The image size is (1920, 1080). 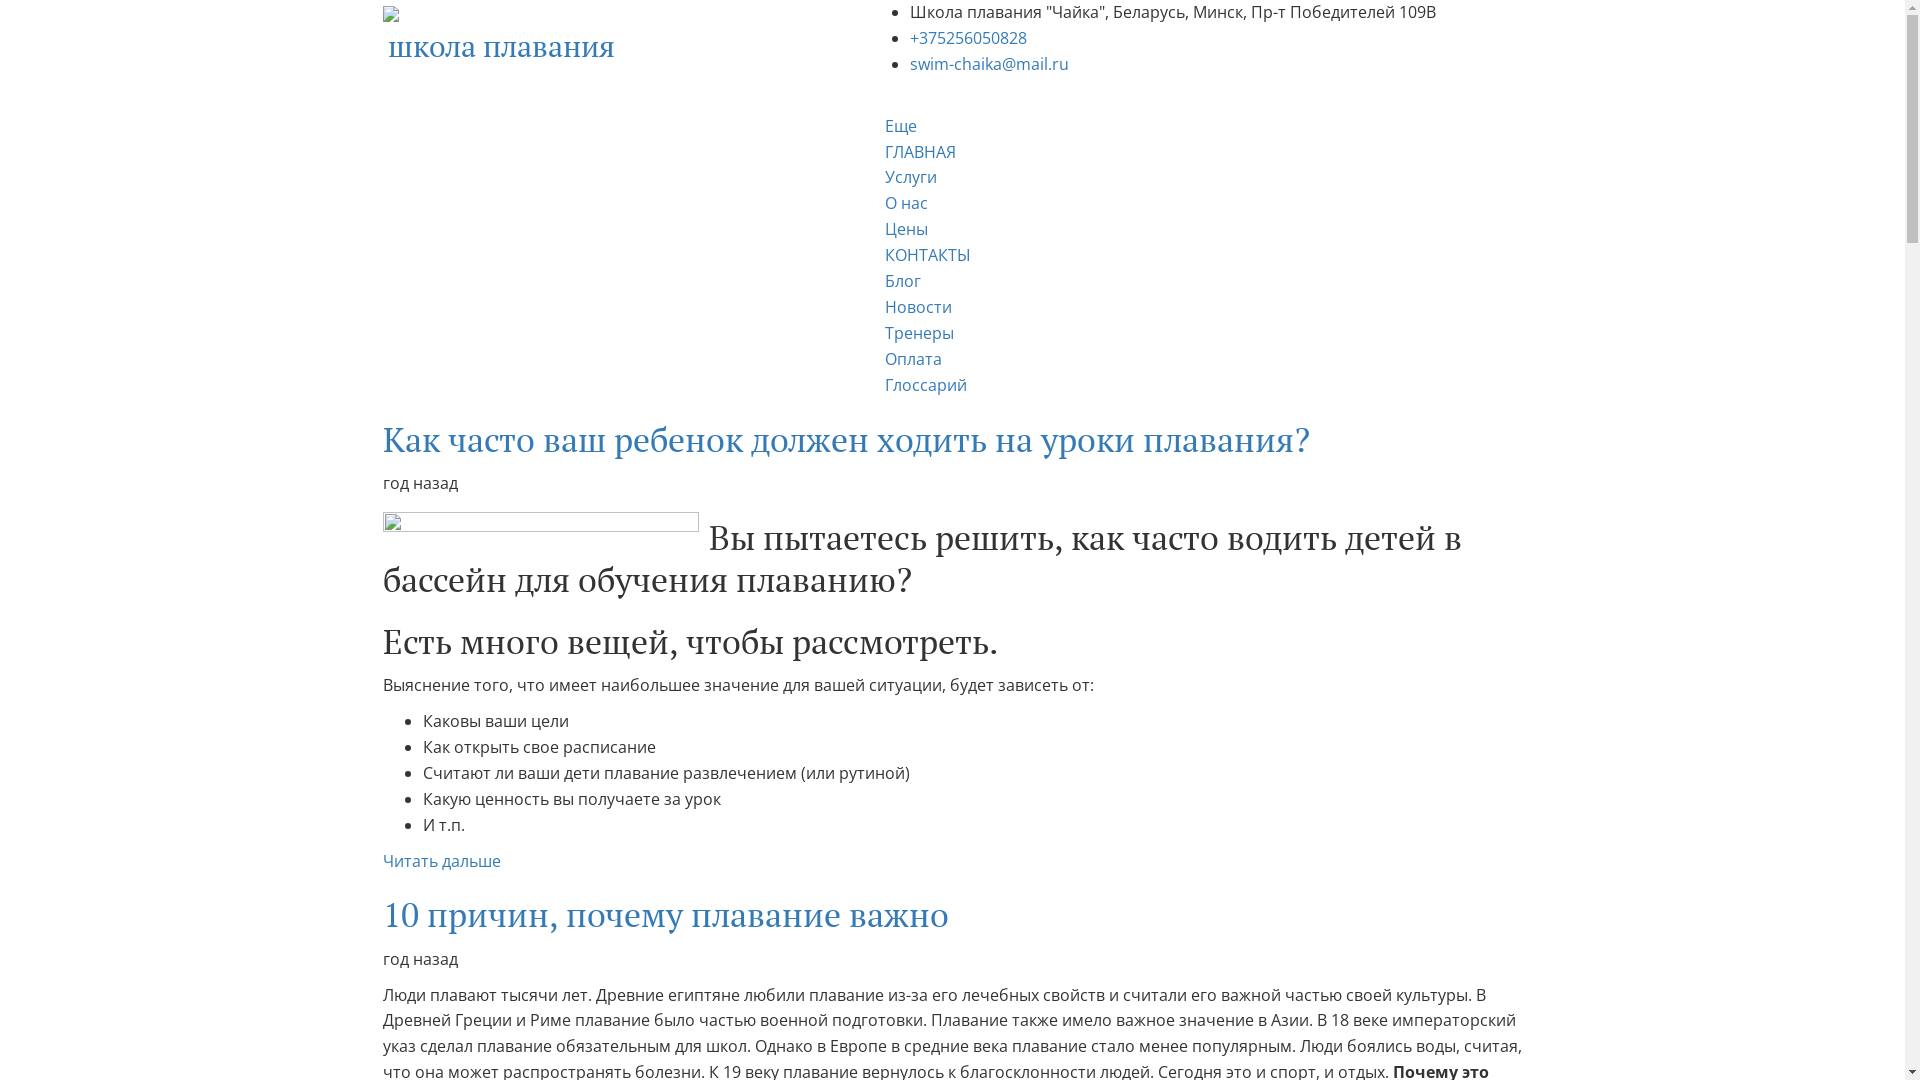 What do you see at coordinates (909, 63) in the screenshot?
I see `'swim-chaika@mail.ru'` at bounding box center [909, 63].